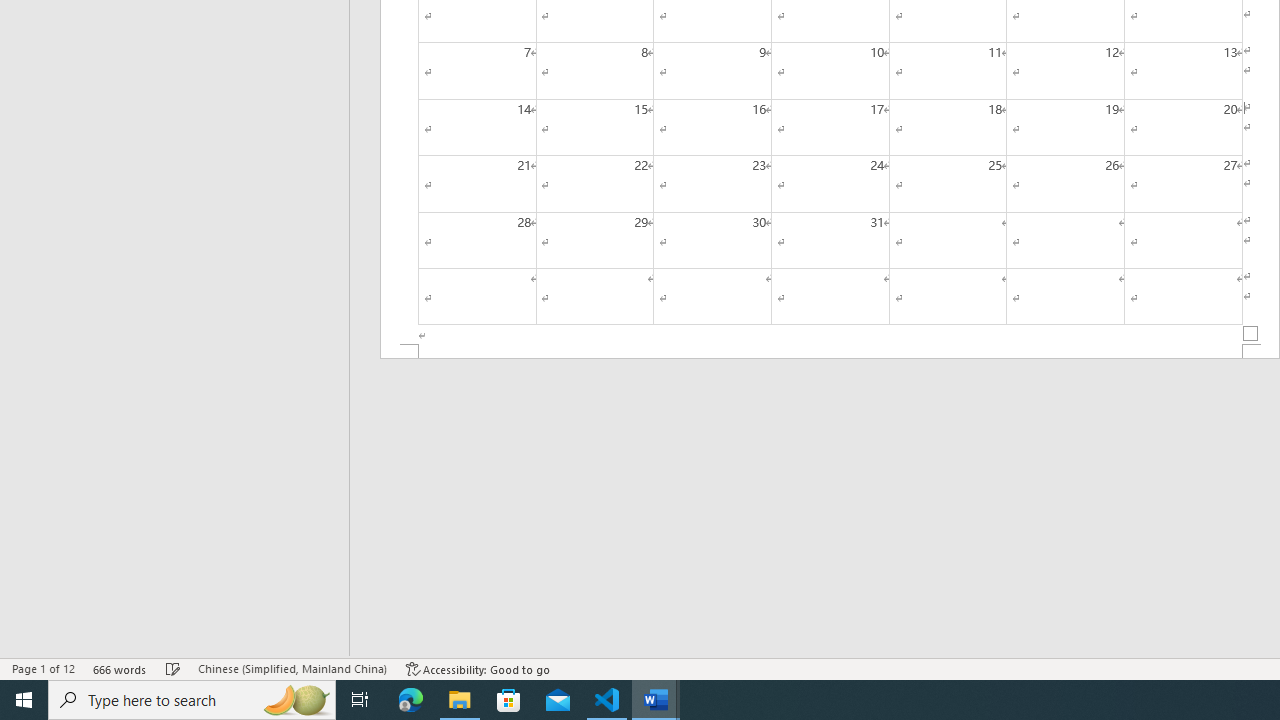 This screenshot has width=1280, height=720. Describe the element at coordinates (173, 669) in the screenshot. I see `'Spelling and Grammar Check Checking'` at that location.